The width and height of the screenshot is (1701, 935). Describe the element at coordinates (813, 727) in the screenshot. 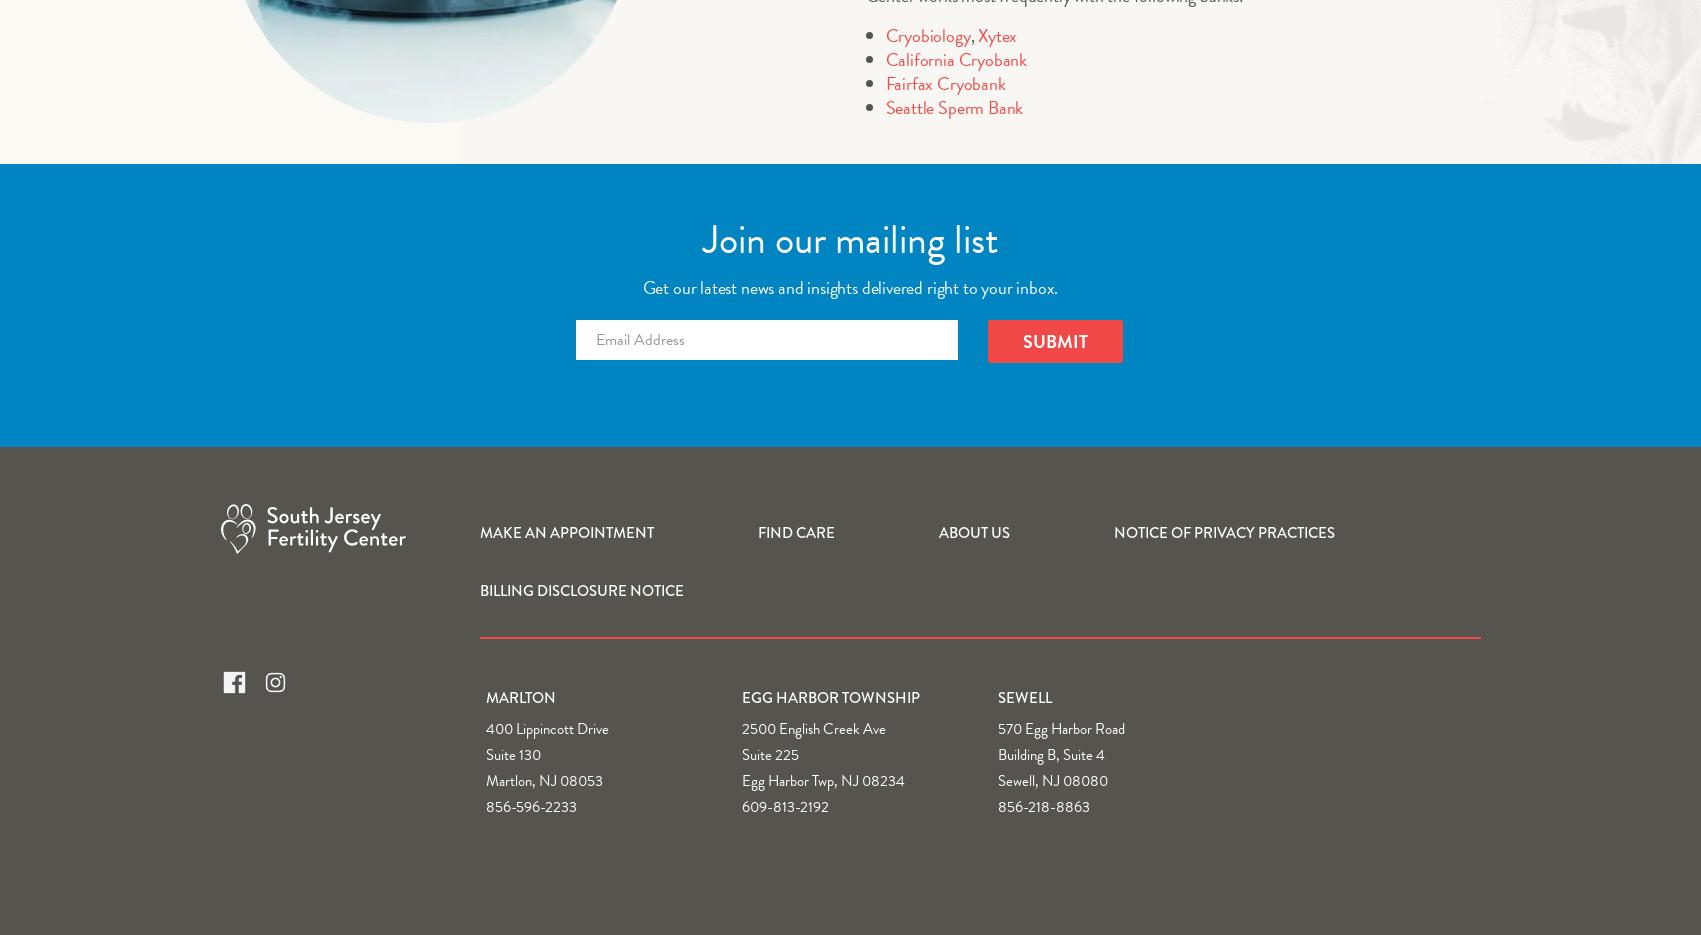

I see `'2500 English Creek Ave'` at that location.